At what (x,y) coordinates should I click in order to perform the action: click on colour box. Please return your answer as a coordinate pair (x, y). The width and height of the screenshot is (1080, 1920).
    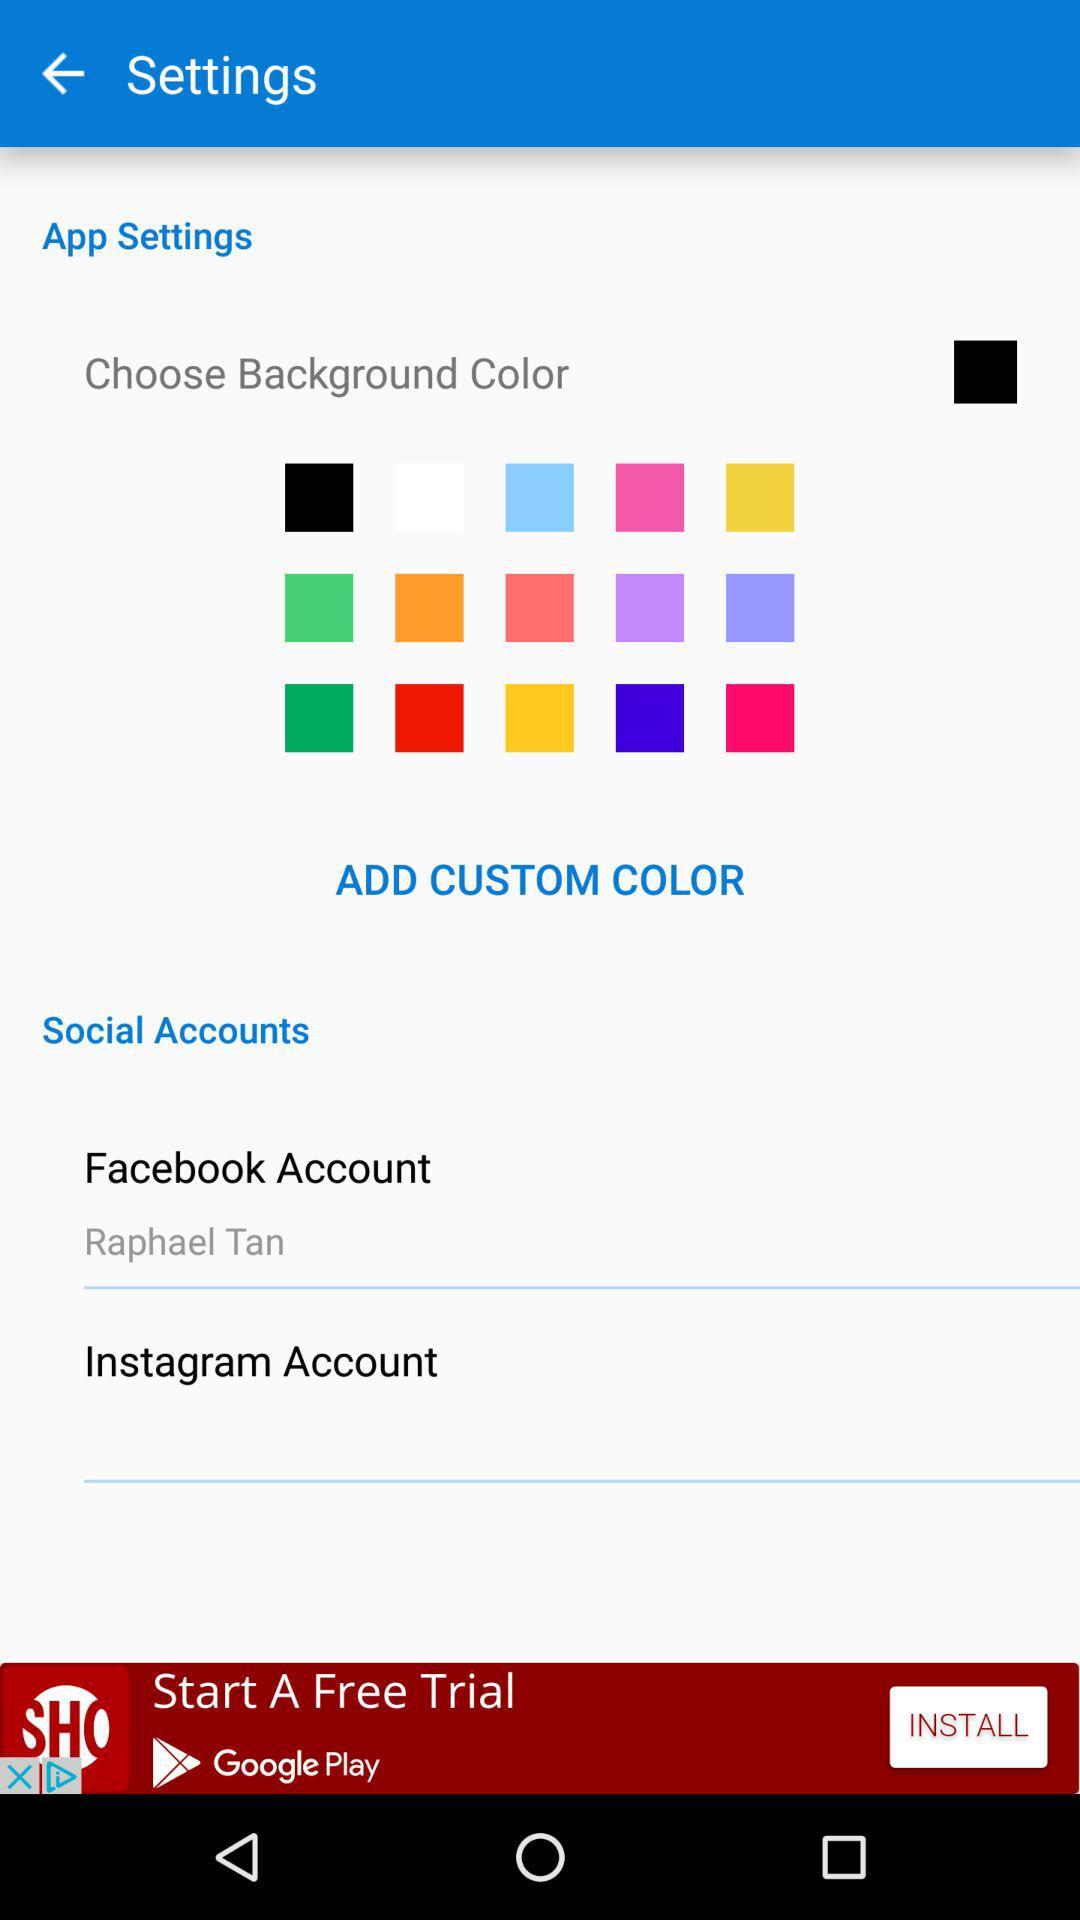
    Looking at the image, I should click on (760, 497).